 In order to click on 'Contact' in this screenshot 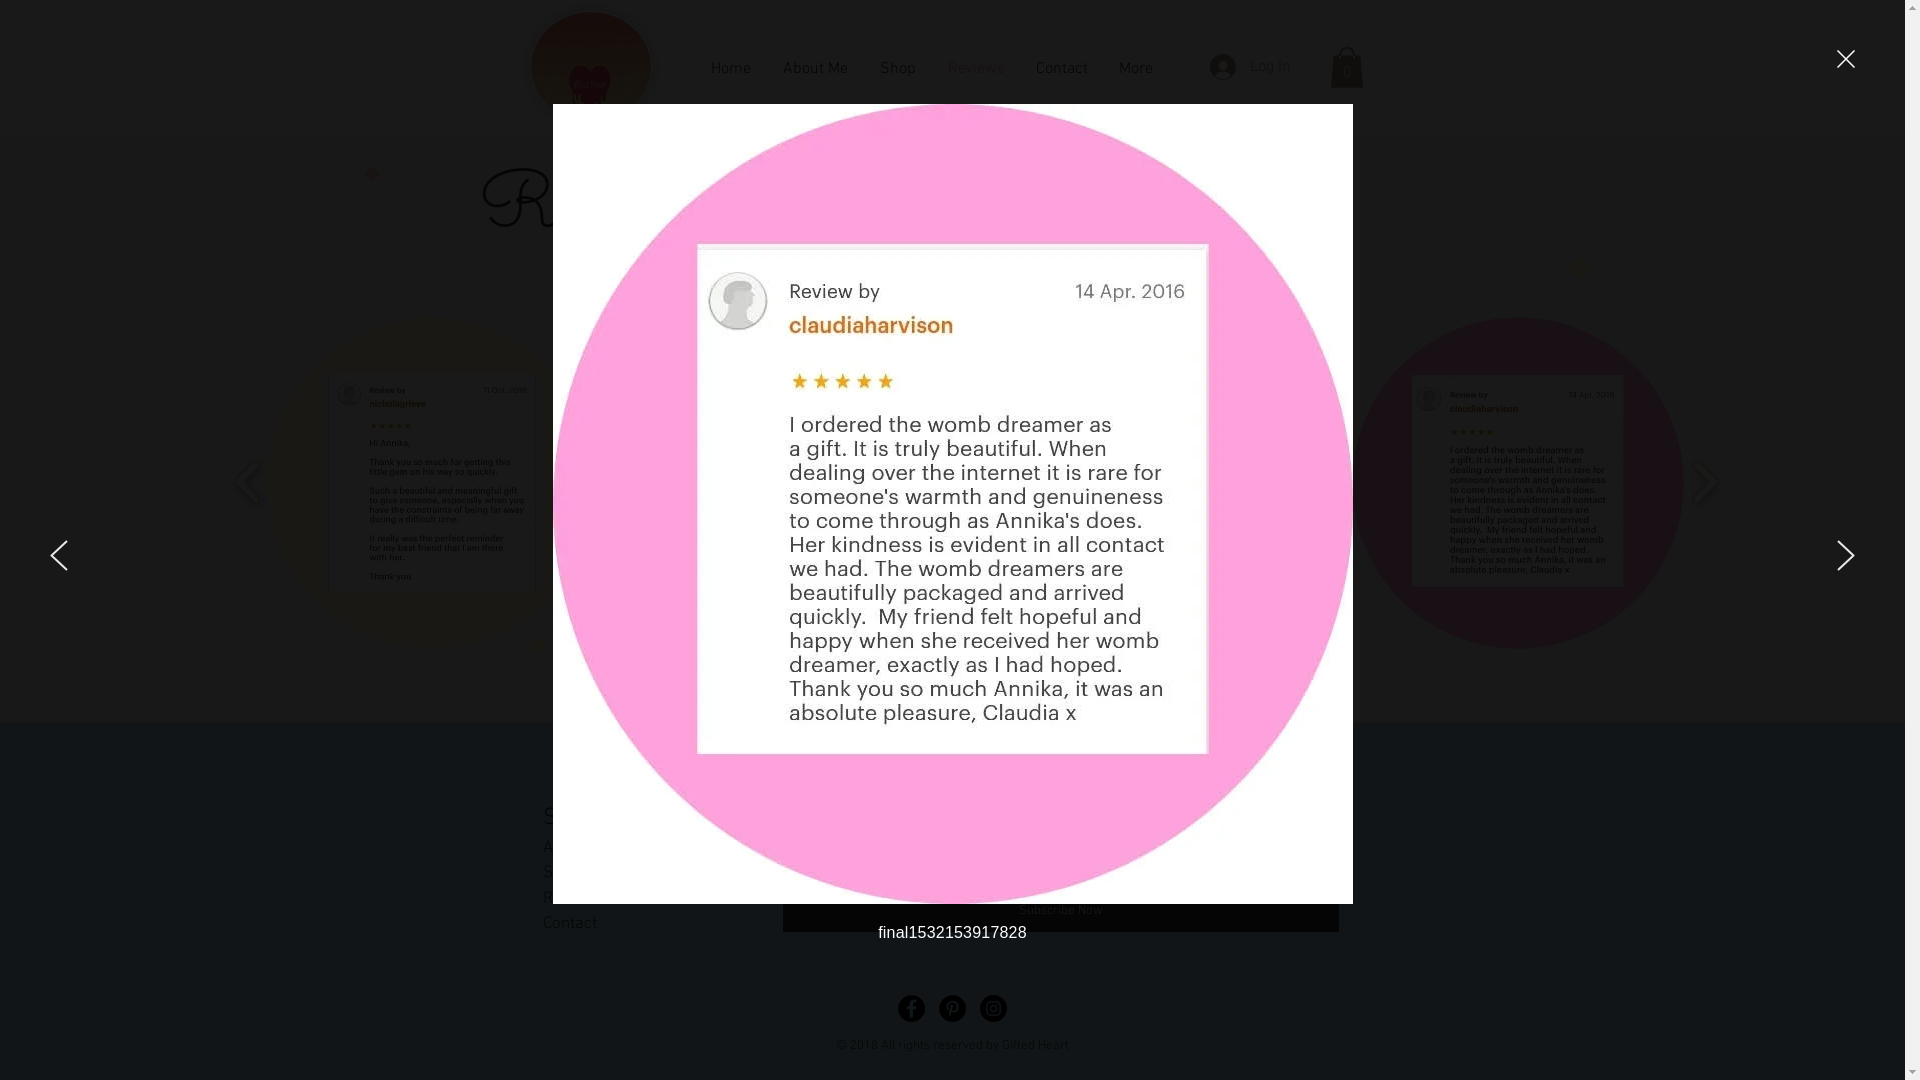, I will do `click(568, 924)`.